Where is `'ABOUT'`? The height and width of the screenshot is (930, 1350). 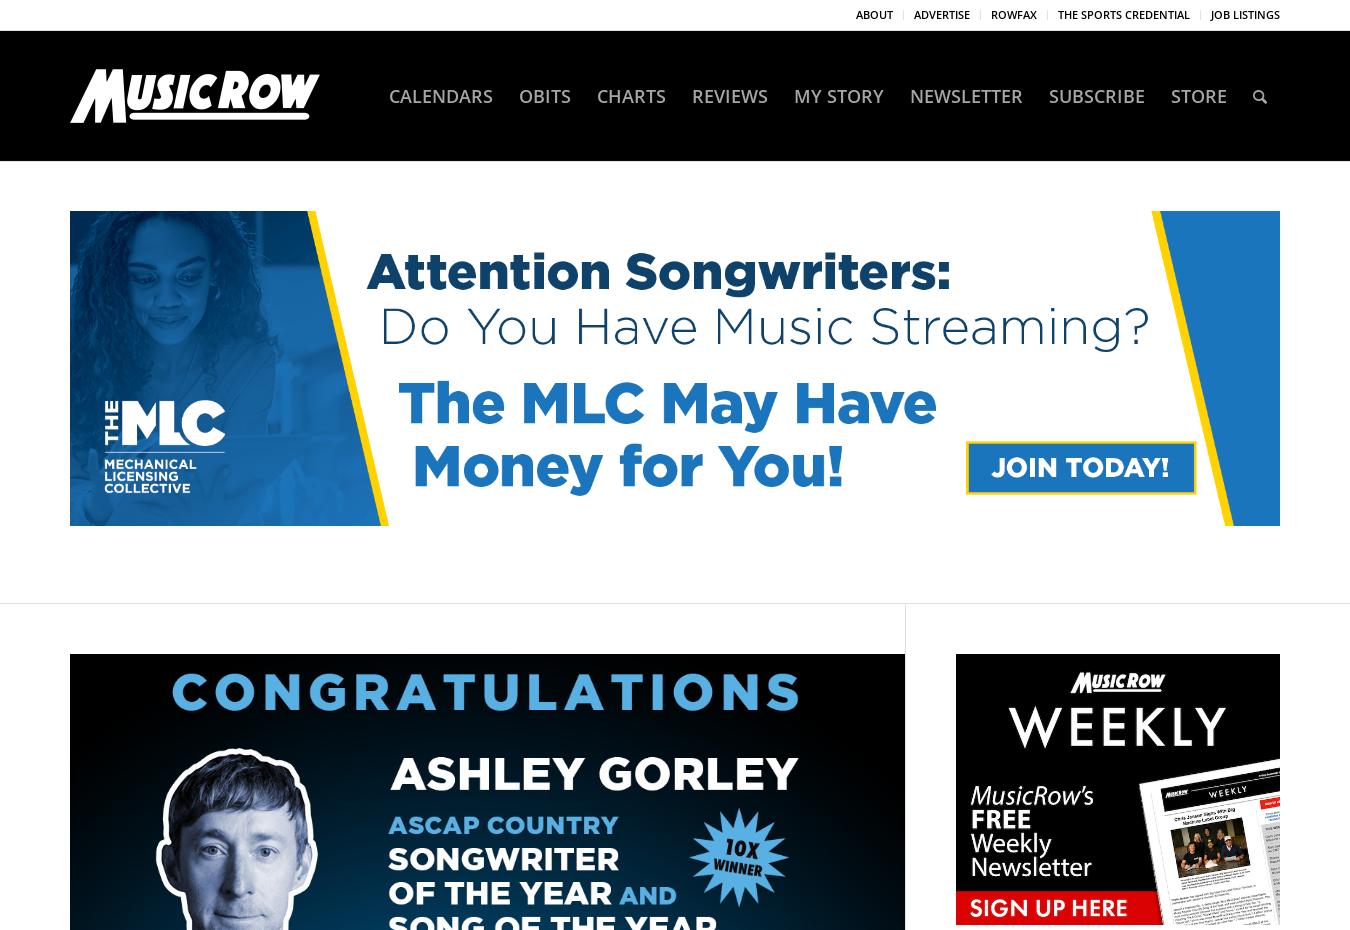
'ABOUT' is located at coordinates (874, 13).